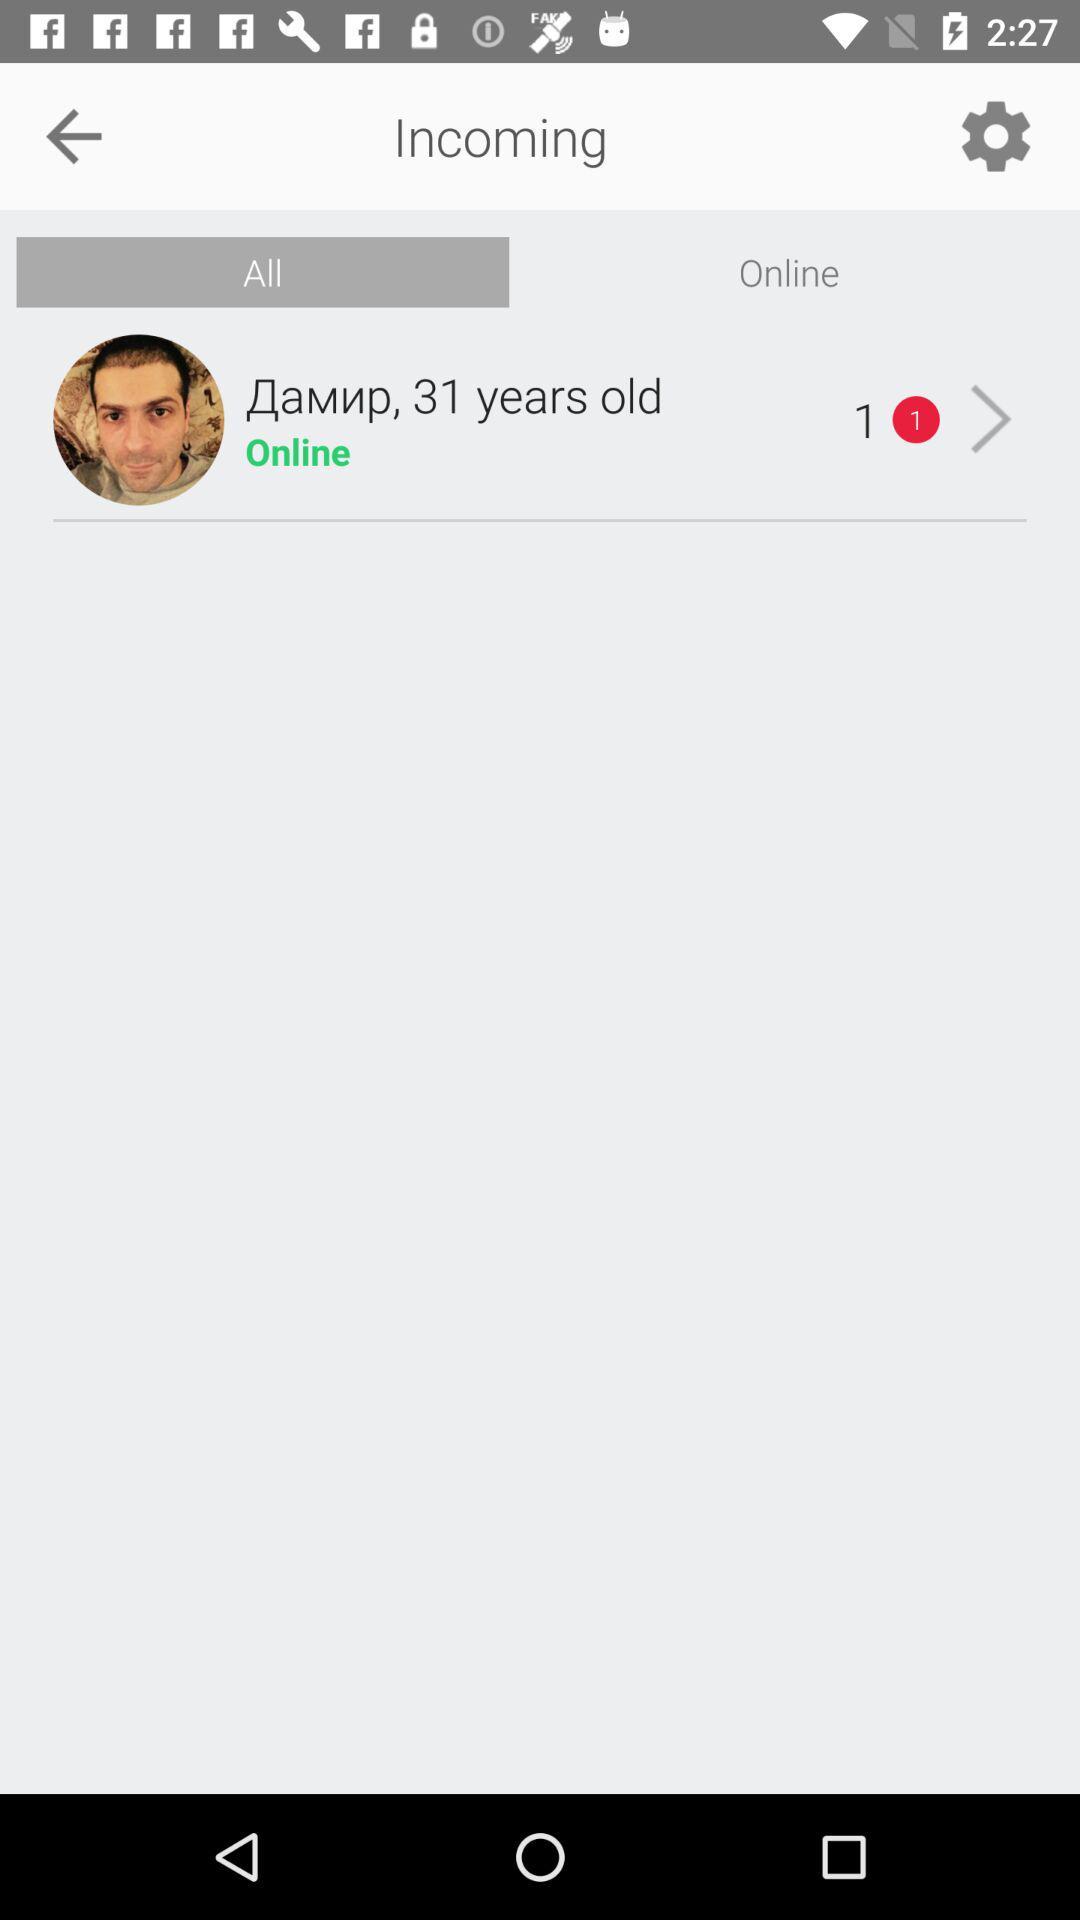 This screenshot has width=1080, height=1920. Describe the element at coordinates (72, 135) in the screenshot. I see `item to the left of incoming item` at that location.